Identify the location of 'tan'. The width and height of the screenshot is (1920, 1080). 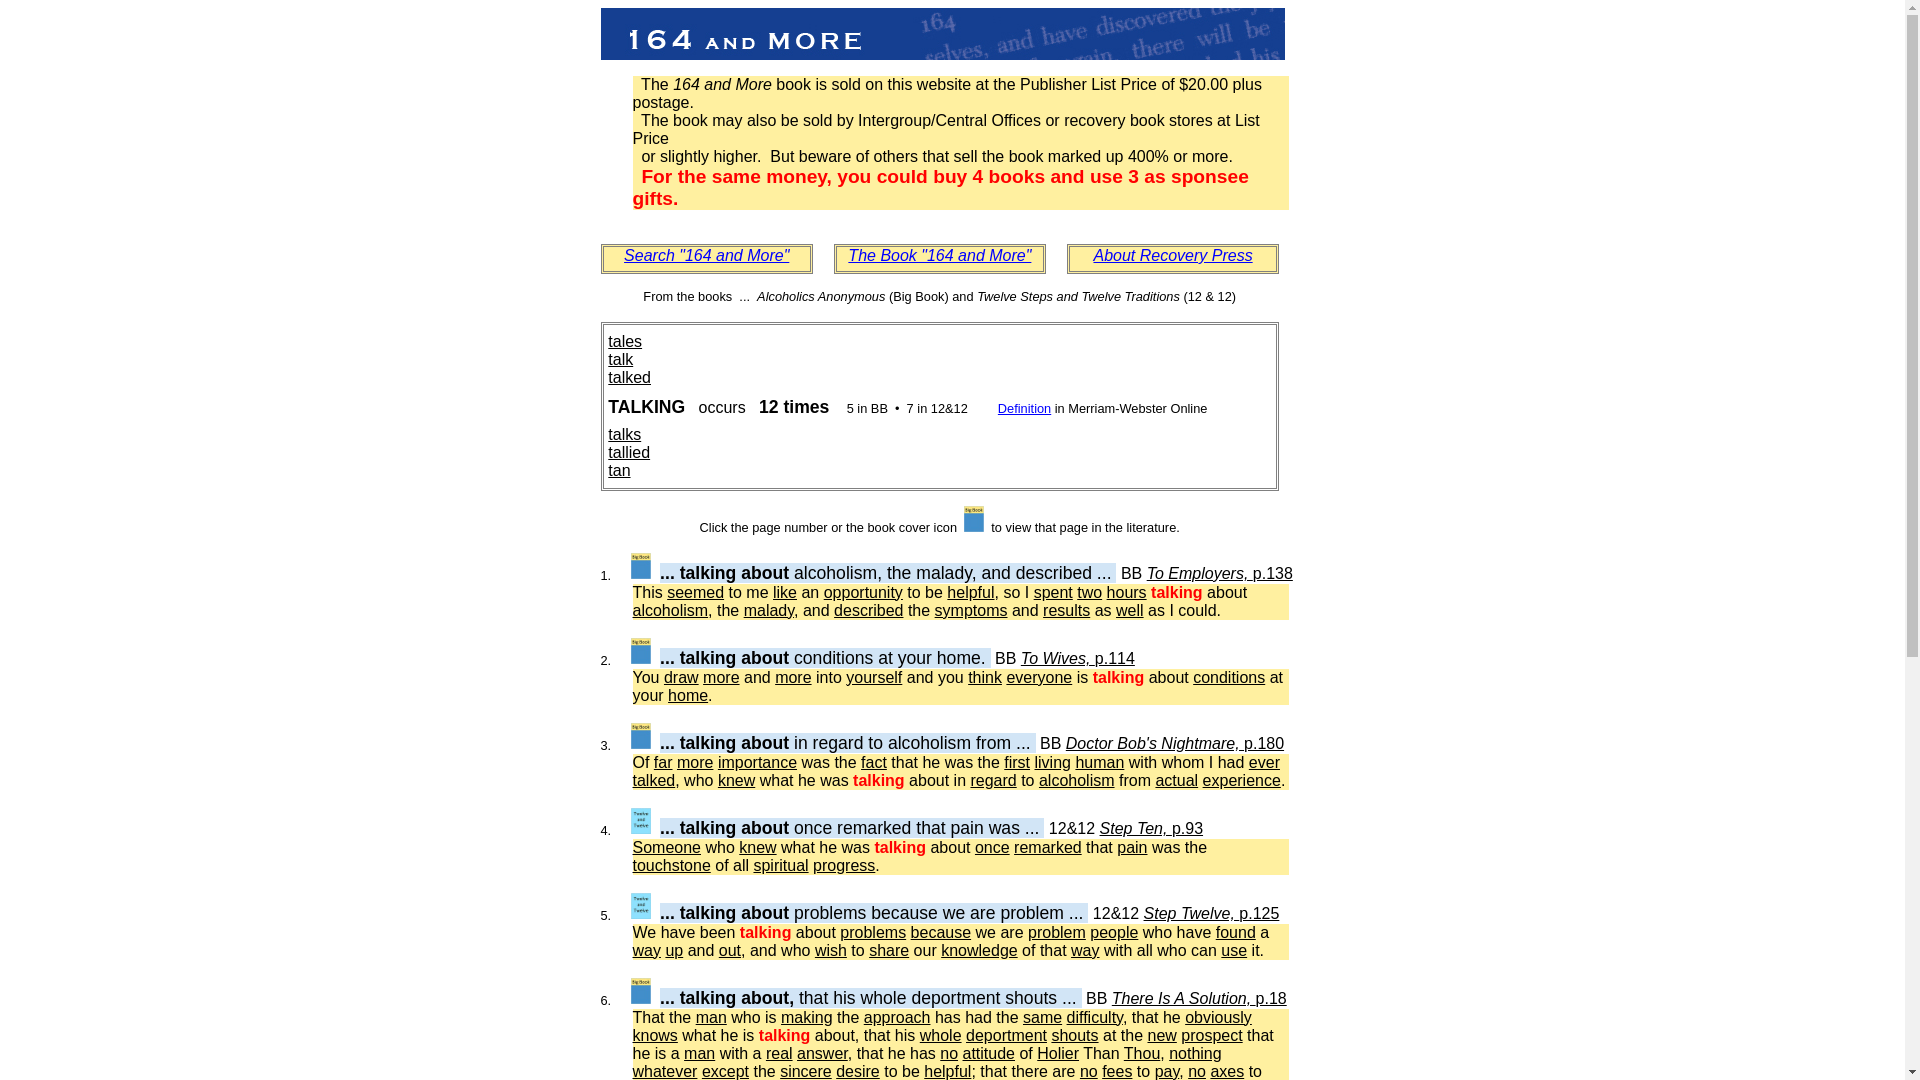
(618, 470).